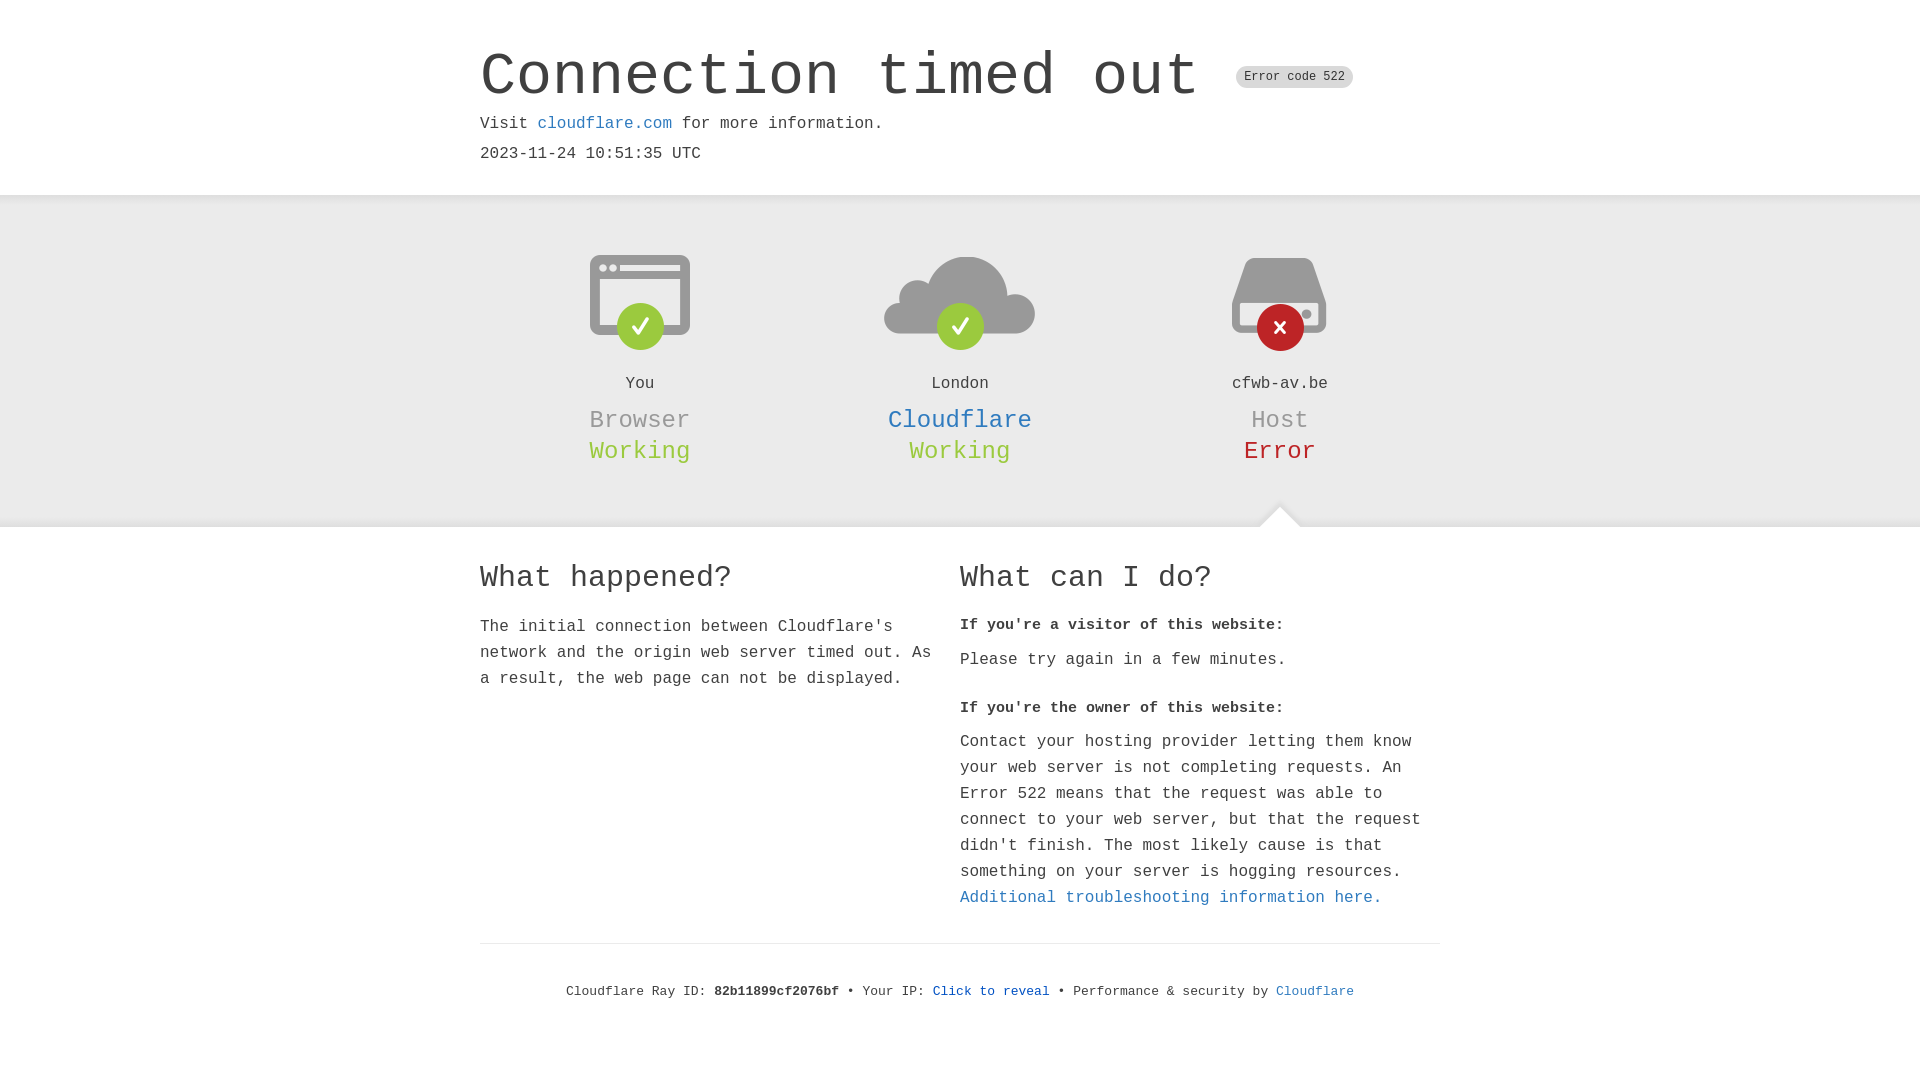  What do you see at coordinates (960, 419) in the screenshot?
I see `'Cloudflare'` at bounding box center [960, 419].